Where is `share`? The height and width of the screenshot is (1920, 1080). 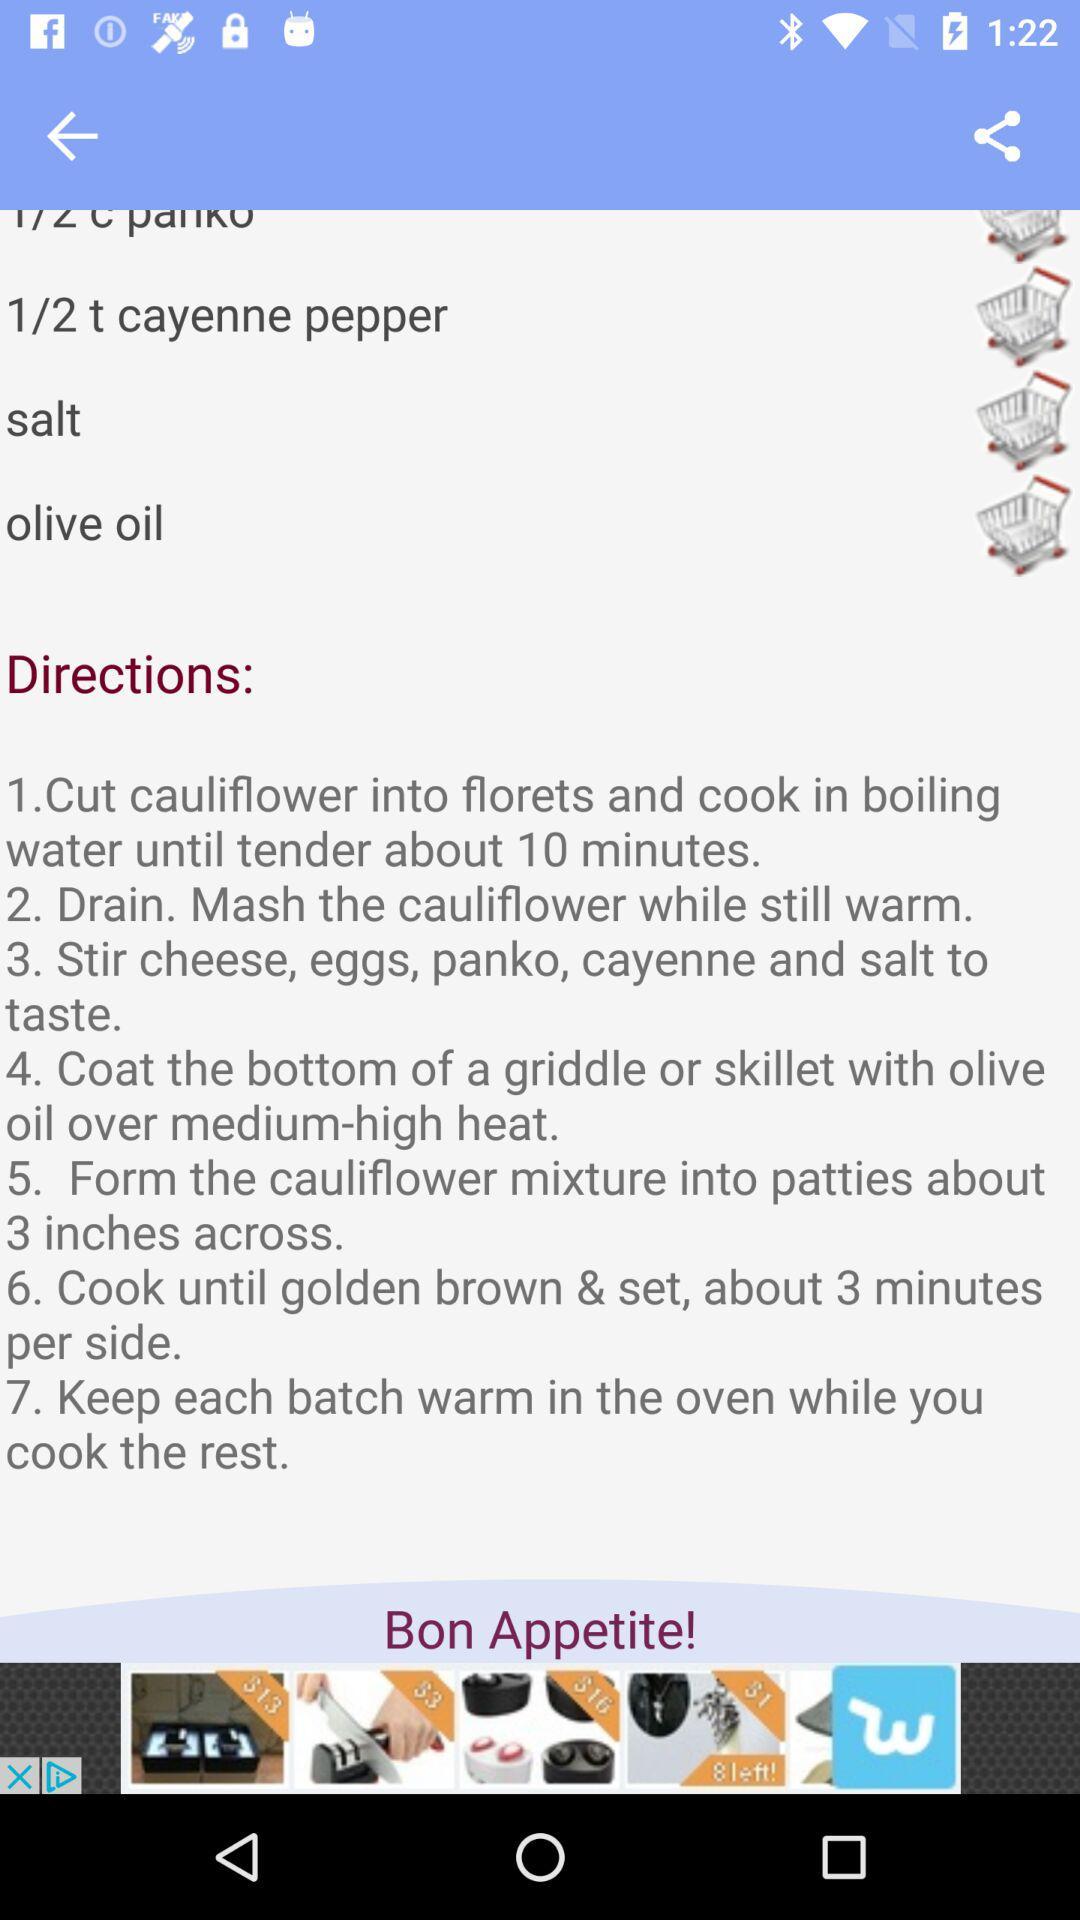
share is located at coordinates (997, 135).